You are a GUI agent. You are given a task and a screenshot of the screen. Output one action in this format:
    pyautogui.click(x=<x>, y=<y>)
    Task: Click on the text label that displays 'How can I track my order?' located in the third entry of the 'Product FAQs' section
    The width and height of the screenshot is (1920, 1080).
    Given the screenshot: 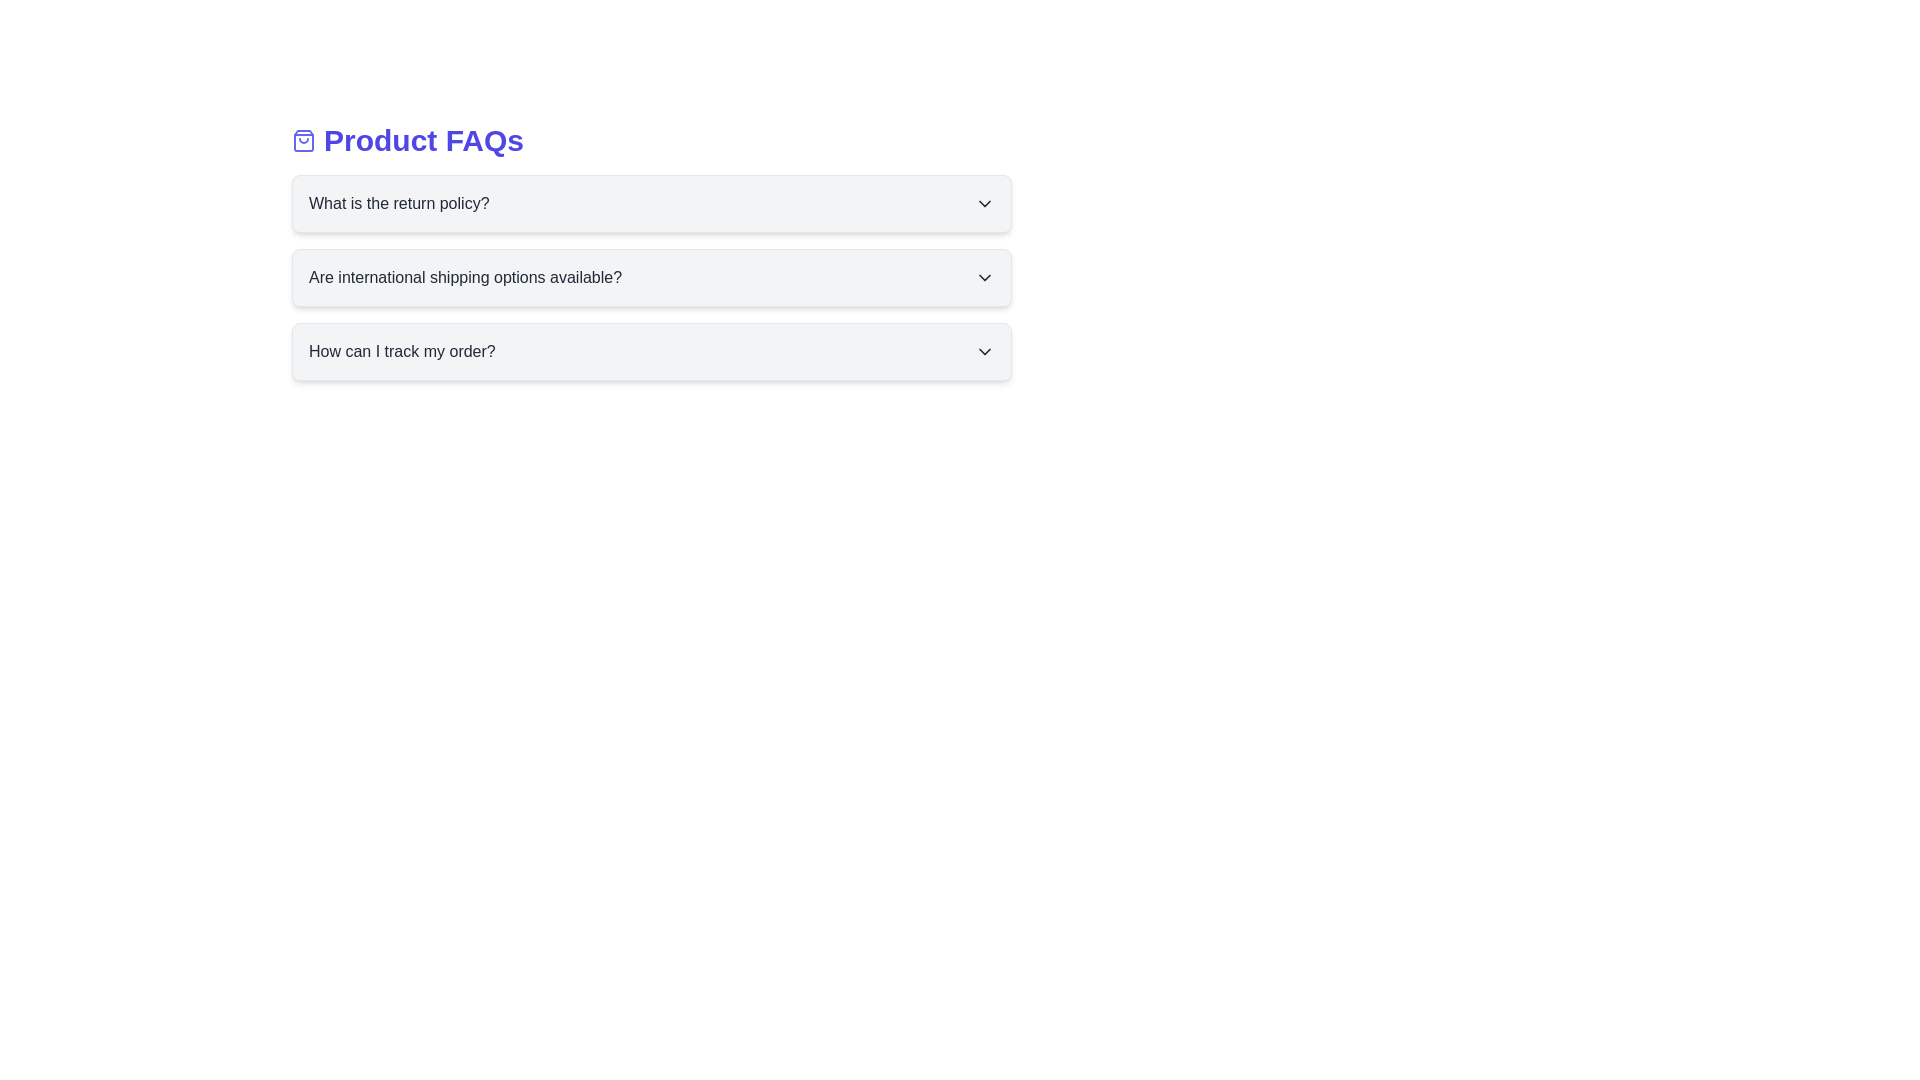 What is the action you would take?
    pyautogui.click(x=401, y=350)
    